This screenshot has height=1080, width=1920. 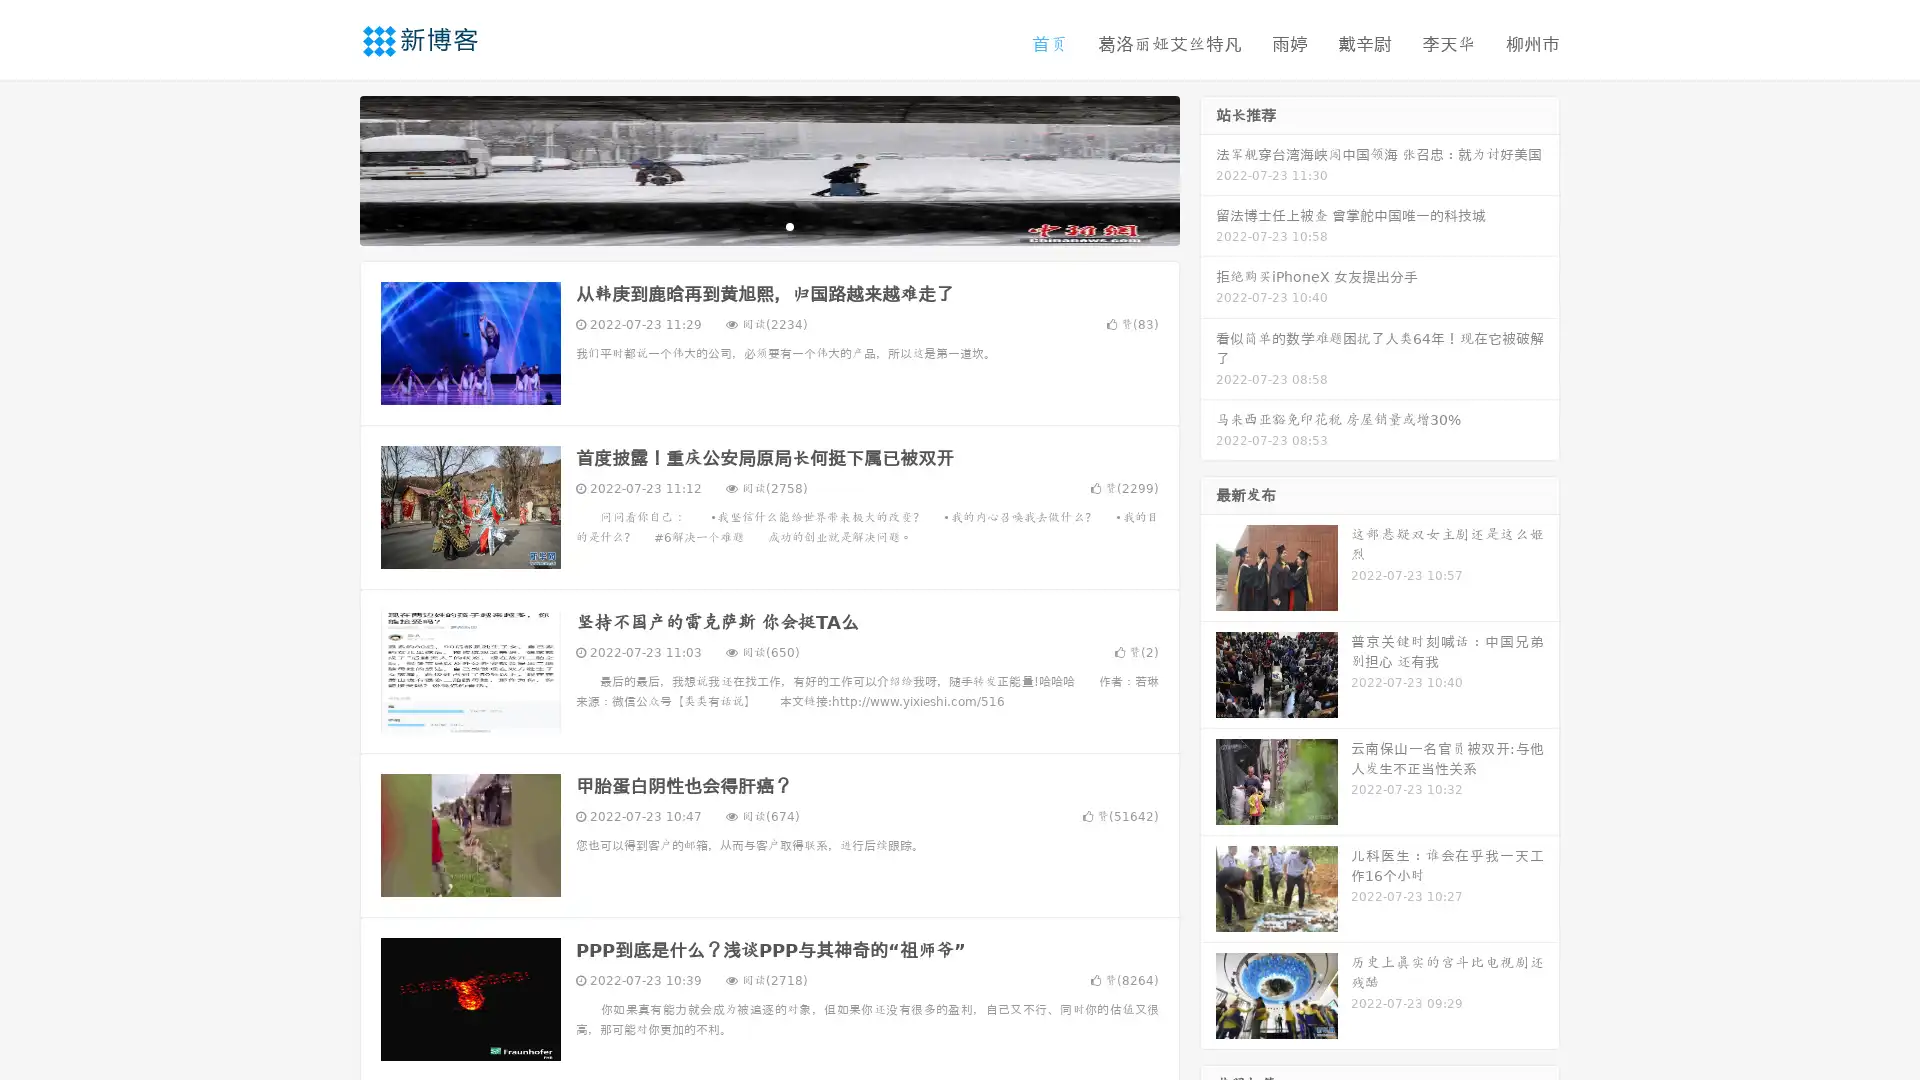 What do you see at coordinates (768, 225) in the screenshot?
I see `Go to slide 2` at bounding box center [768, 225].